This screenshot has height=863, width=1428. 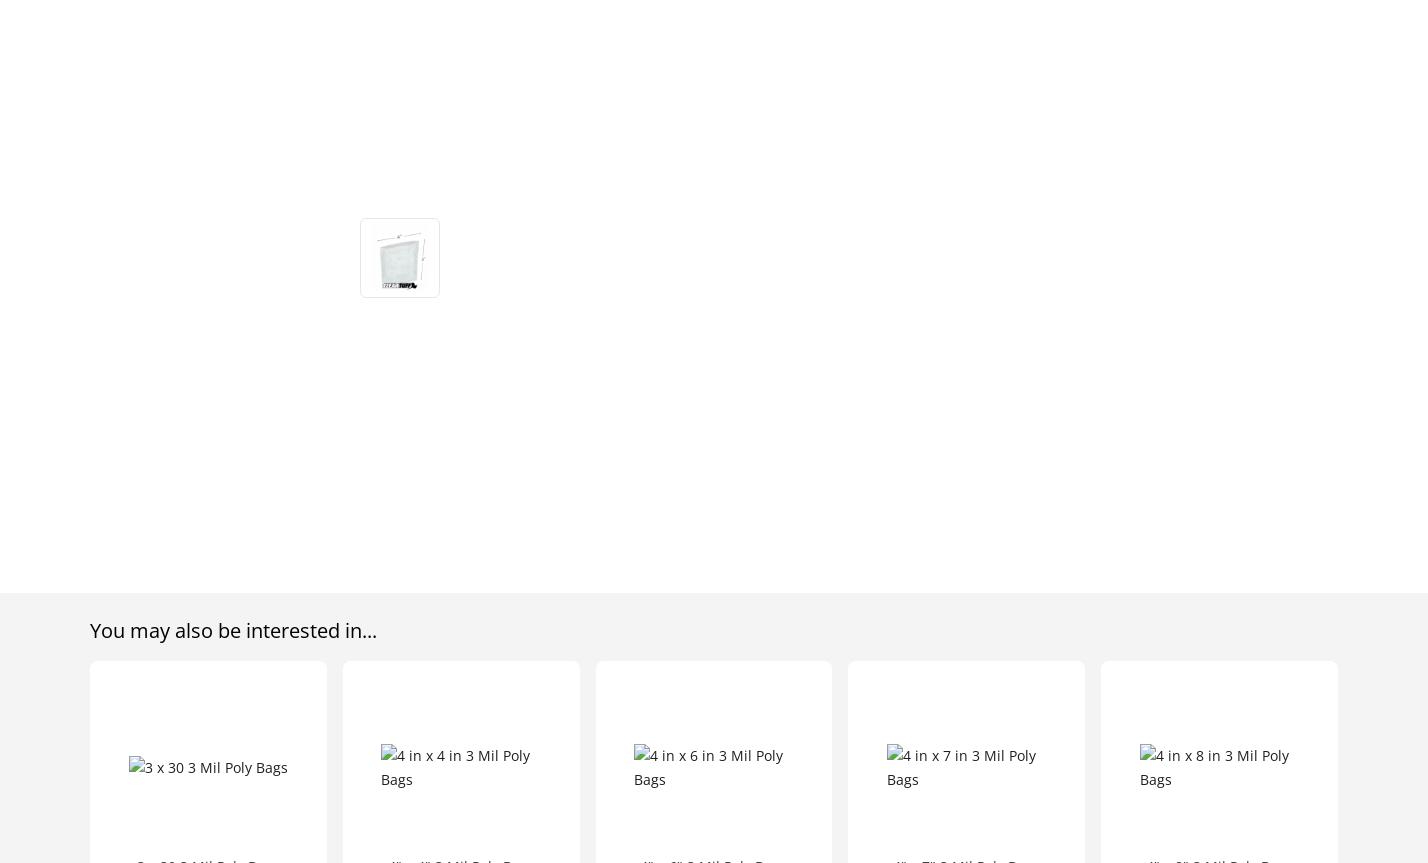 What do you see at coordinates (323, 276) in the screenshot?
I see `'All Rights Reserved'` at bounding box center [323, 276].